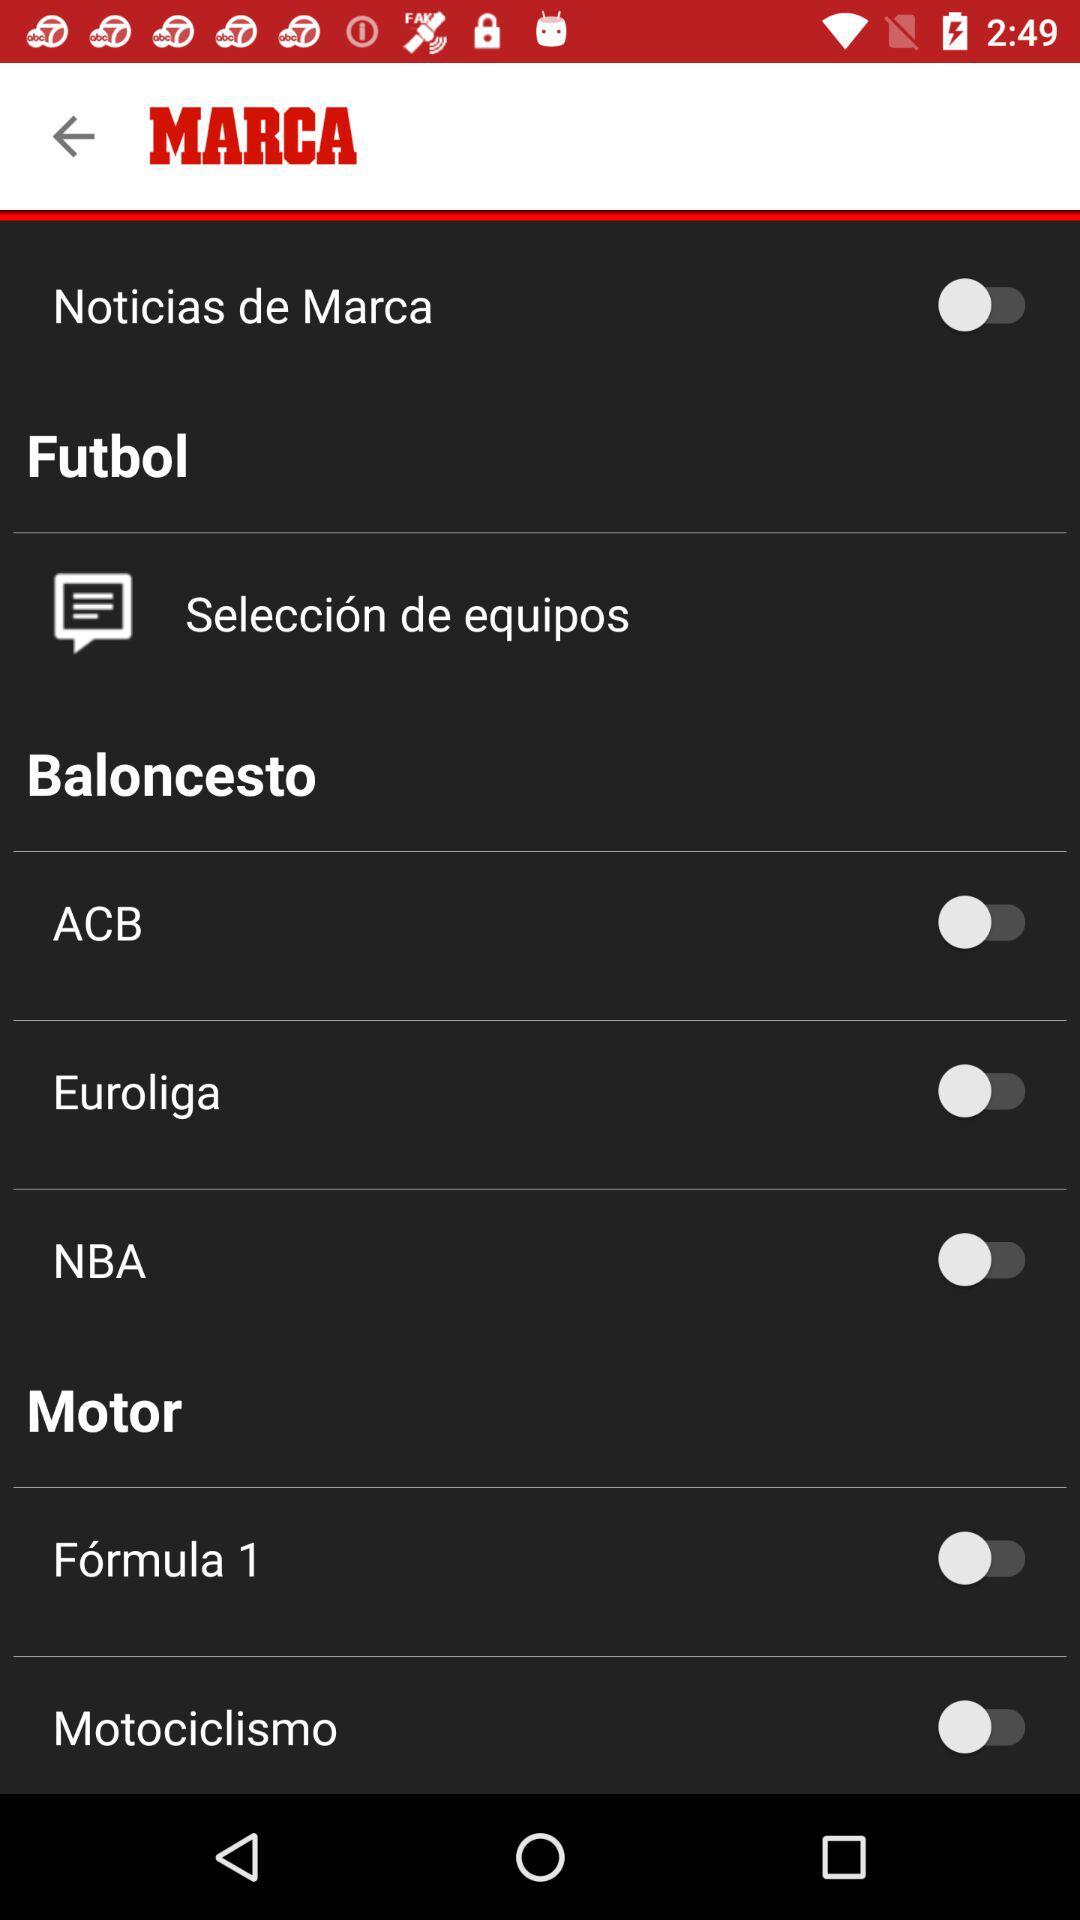  I want to click on notices on/off button, so click(991, 303).